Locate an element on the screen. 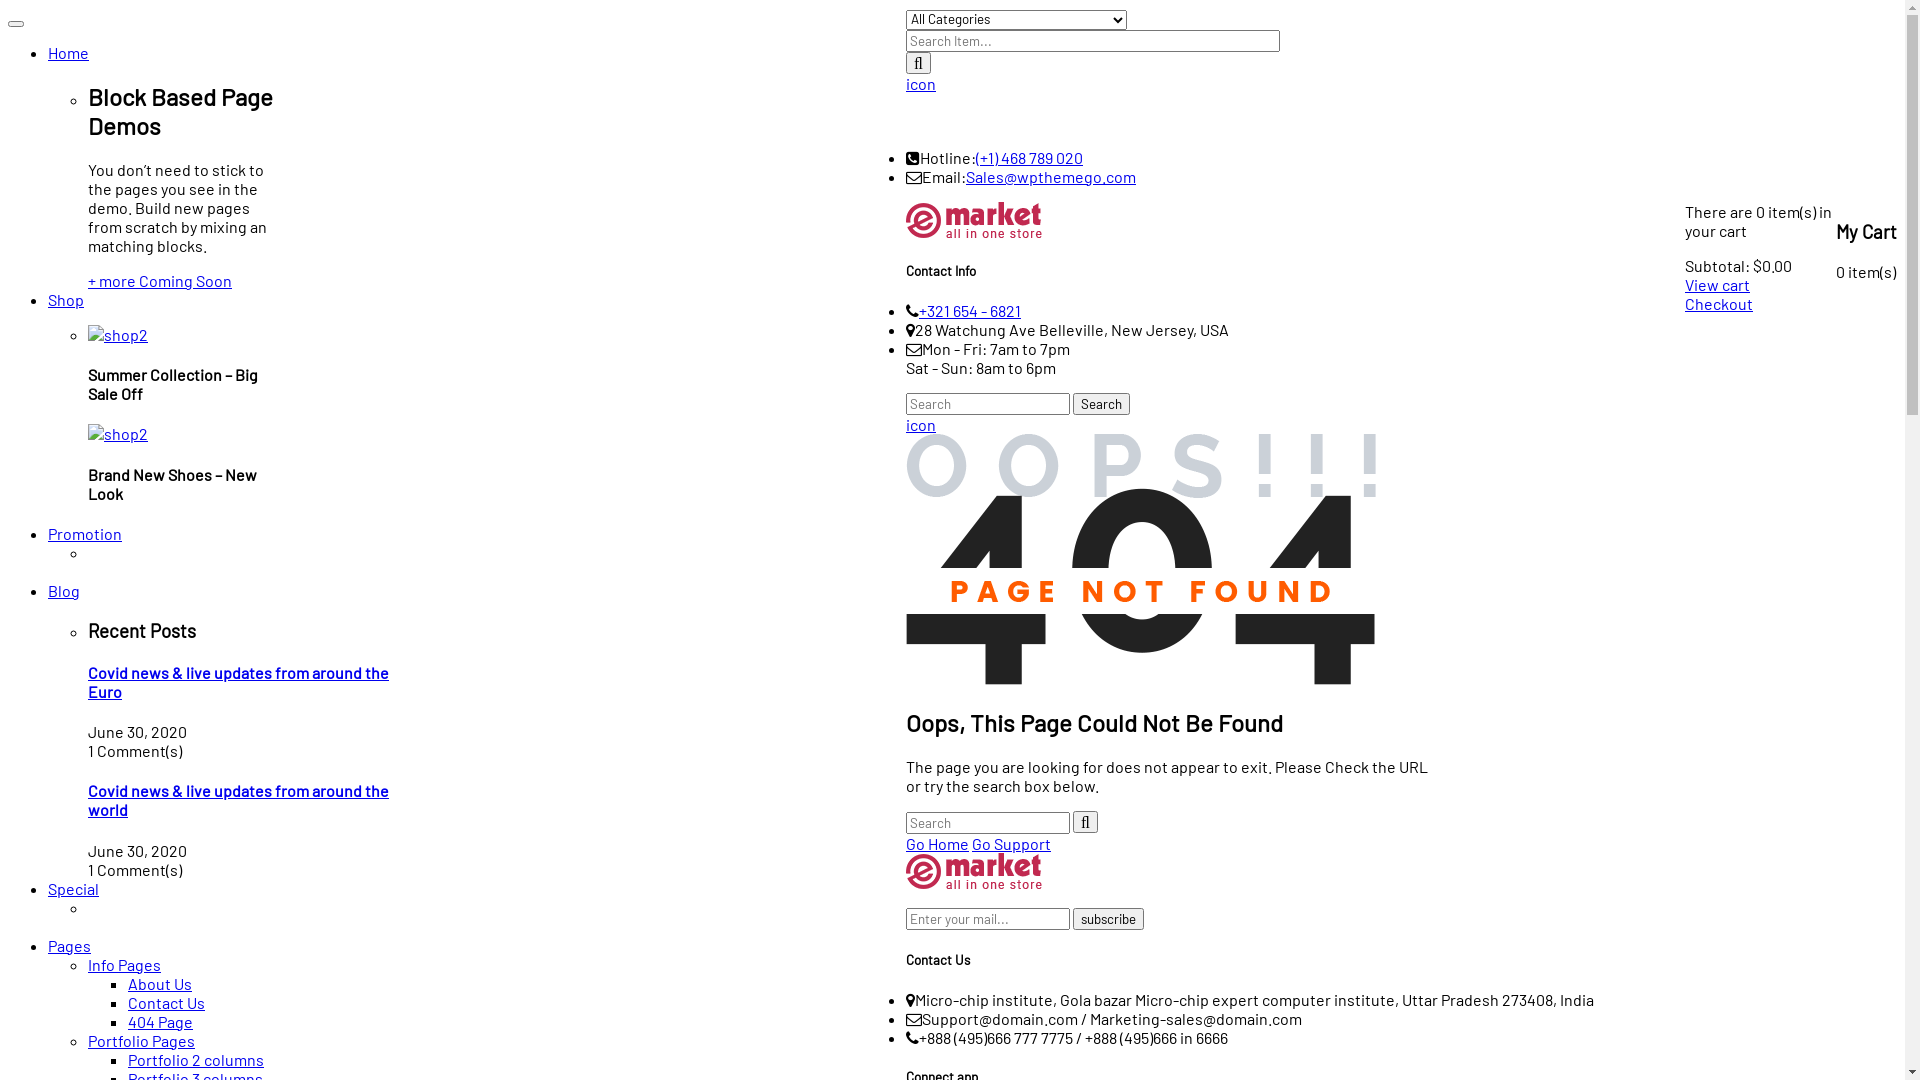 The height and width of the screenshot is (1080, 1920). 'Special' is located at coordinates (48, 887).